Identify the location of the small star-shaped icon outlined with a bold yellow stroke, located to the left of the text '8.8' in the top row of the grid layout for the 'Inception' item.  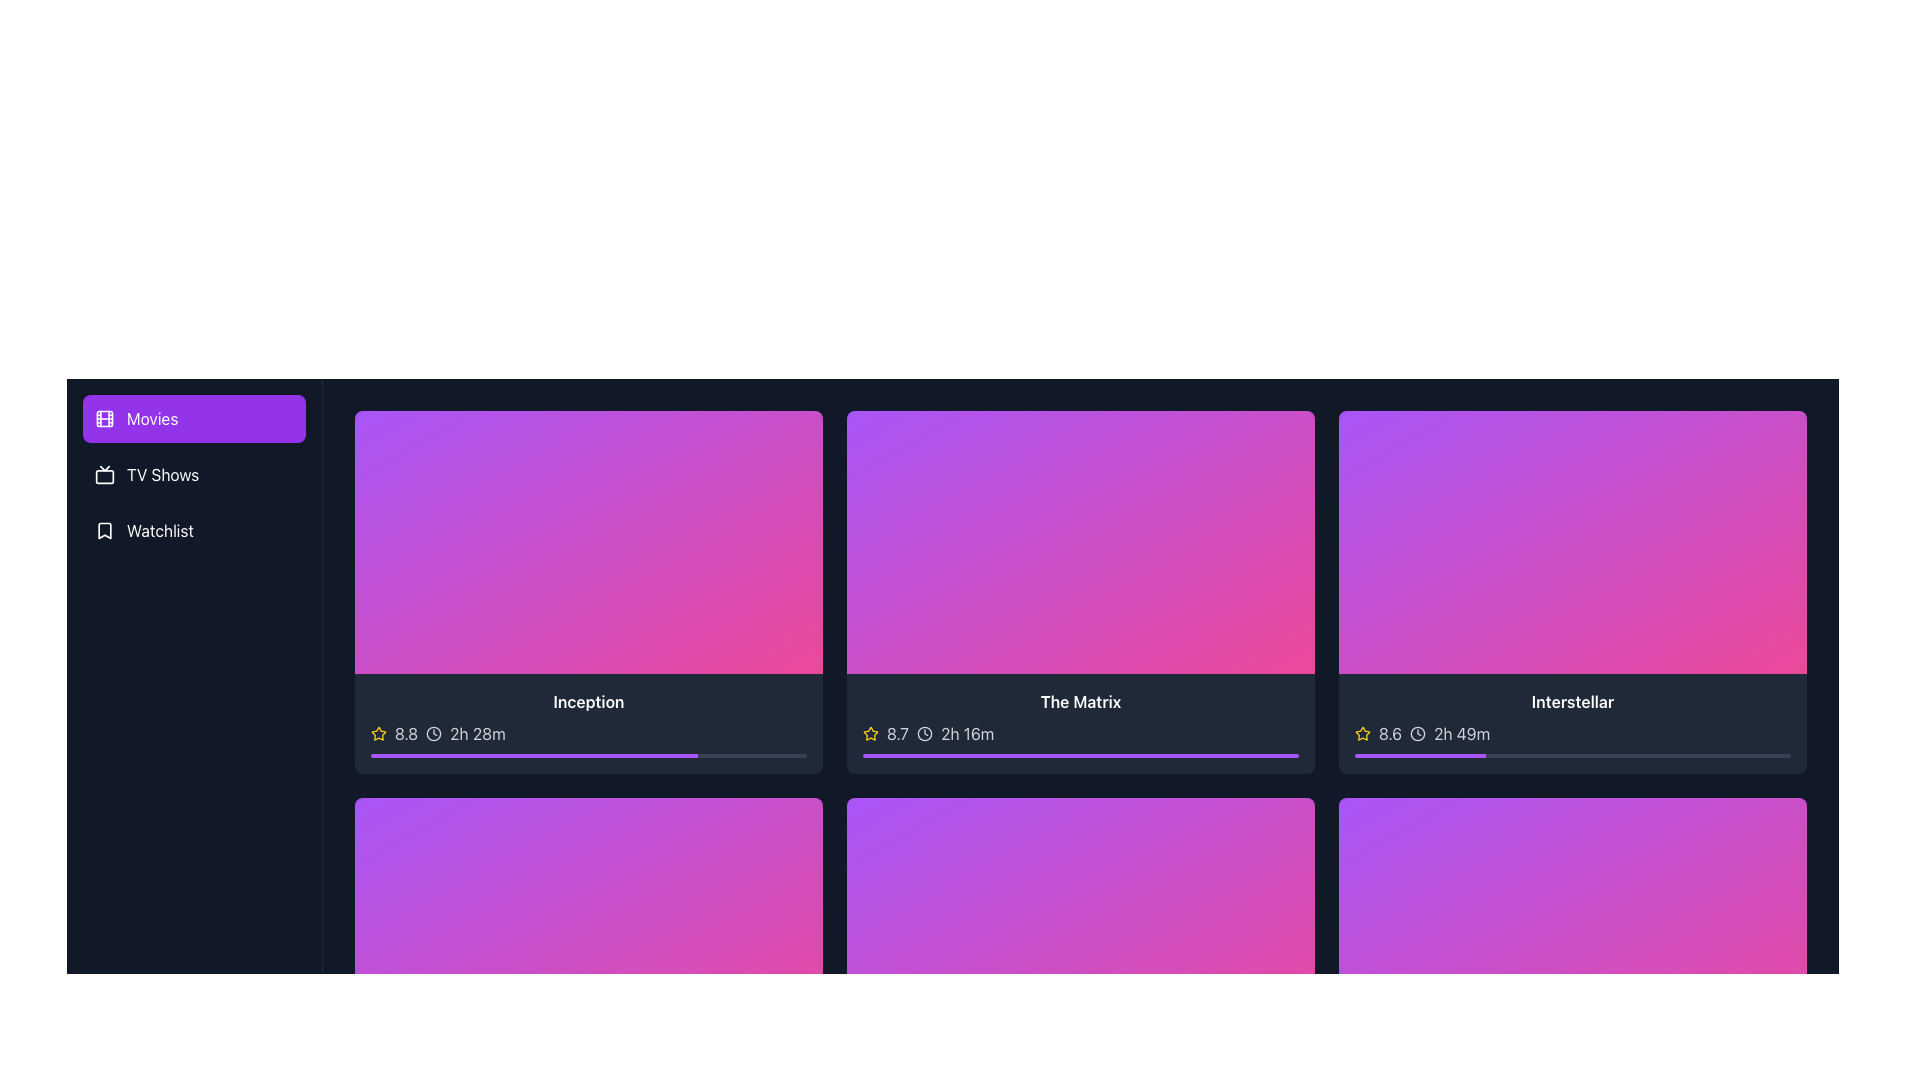
(379, 733).